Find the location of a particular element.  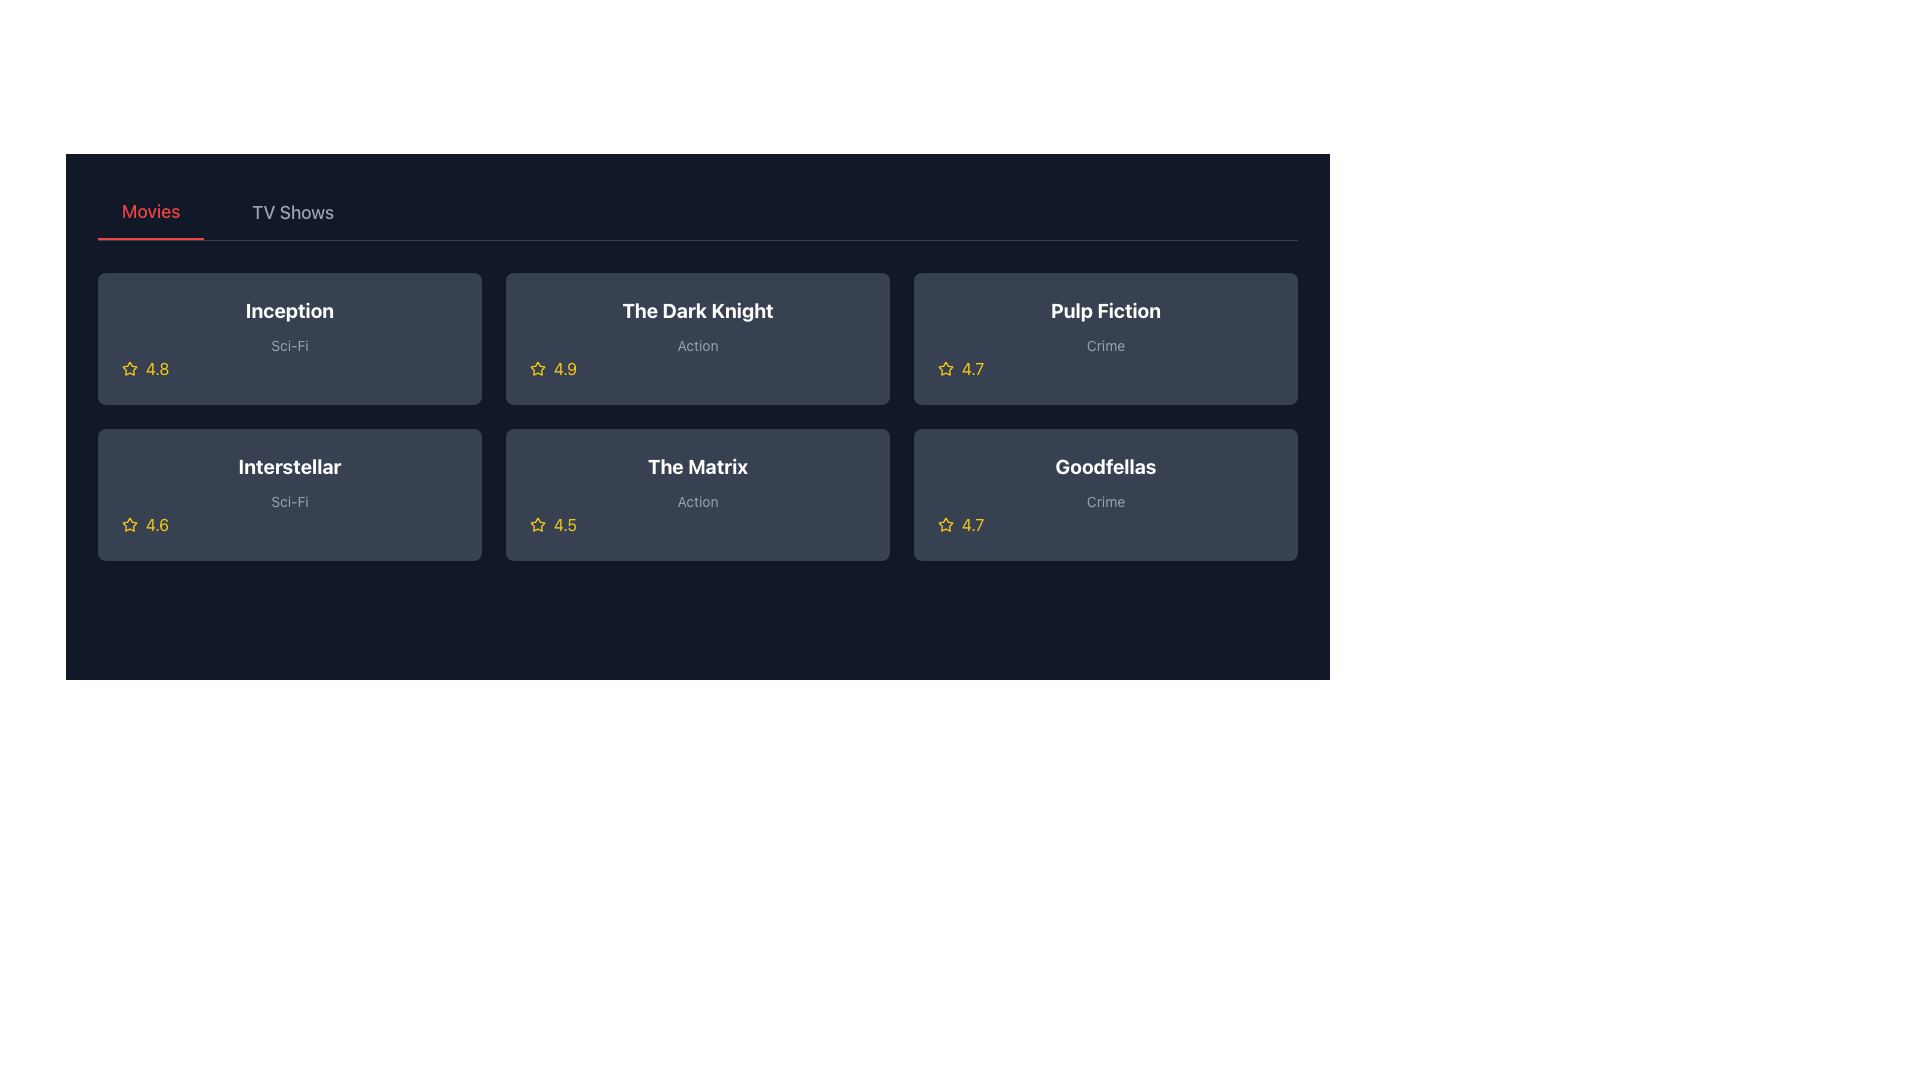

the movie card displaying 'The Matrix', which is a dark gray, rounded rectangle with the title in bold white text and a yellow star rating of 4.5 is located at coordinates (697, 494).